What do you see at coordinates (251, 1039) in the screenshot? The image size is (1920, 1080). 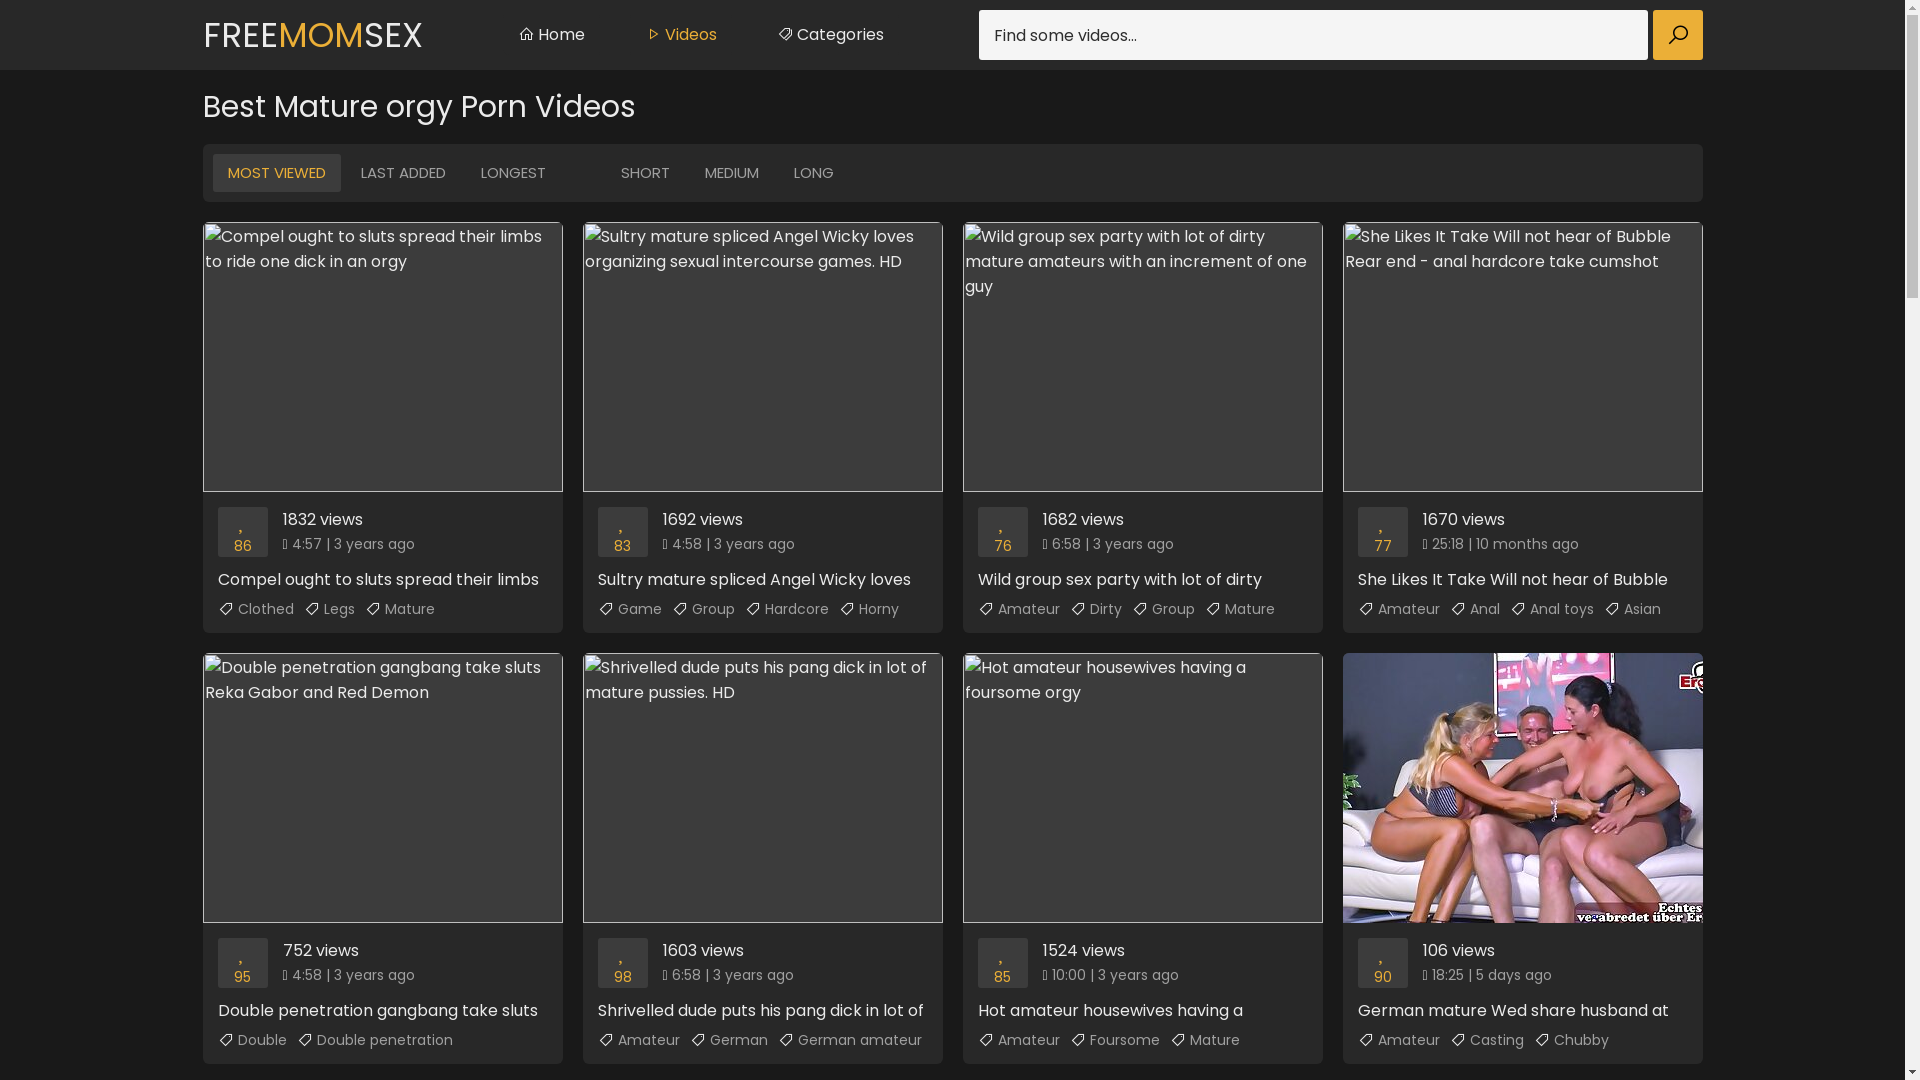 I see `'Double'` at bounding box center [251, 1039].